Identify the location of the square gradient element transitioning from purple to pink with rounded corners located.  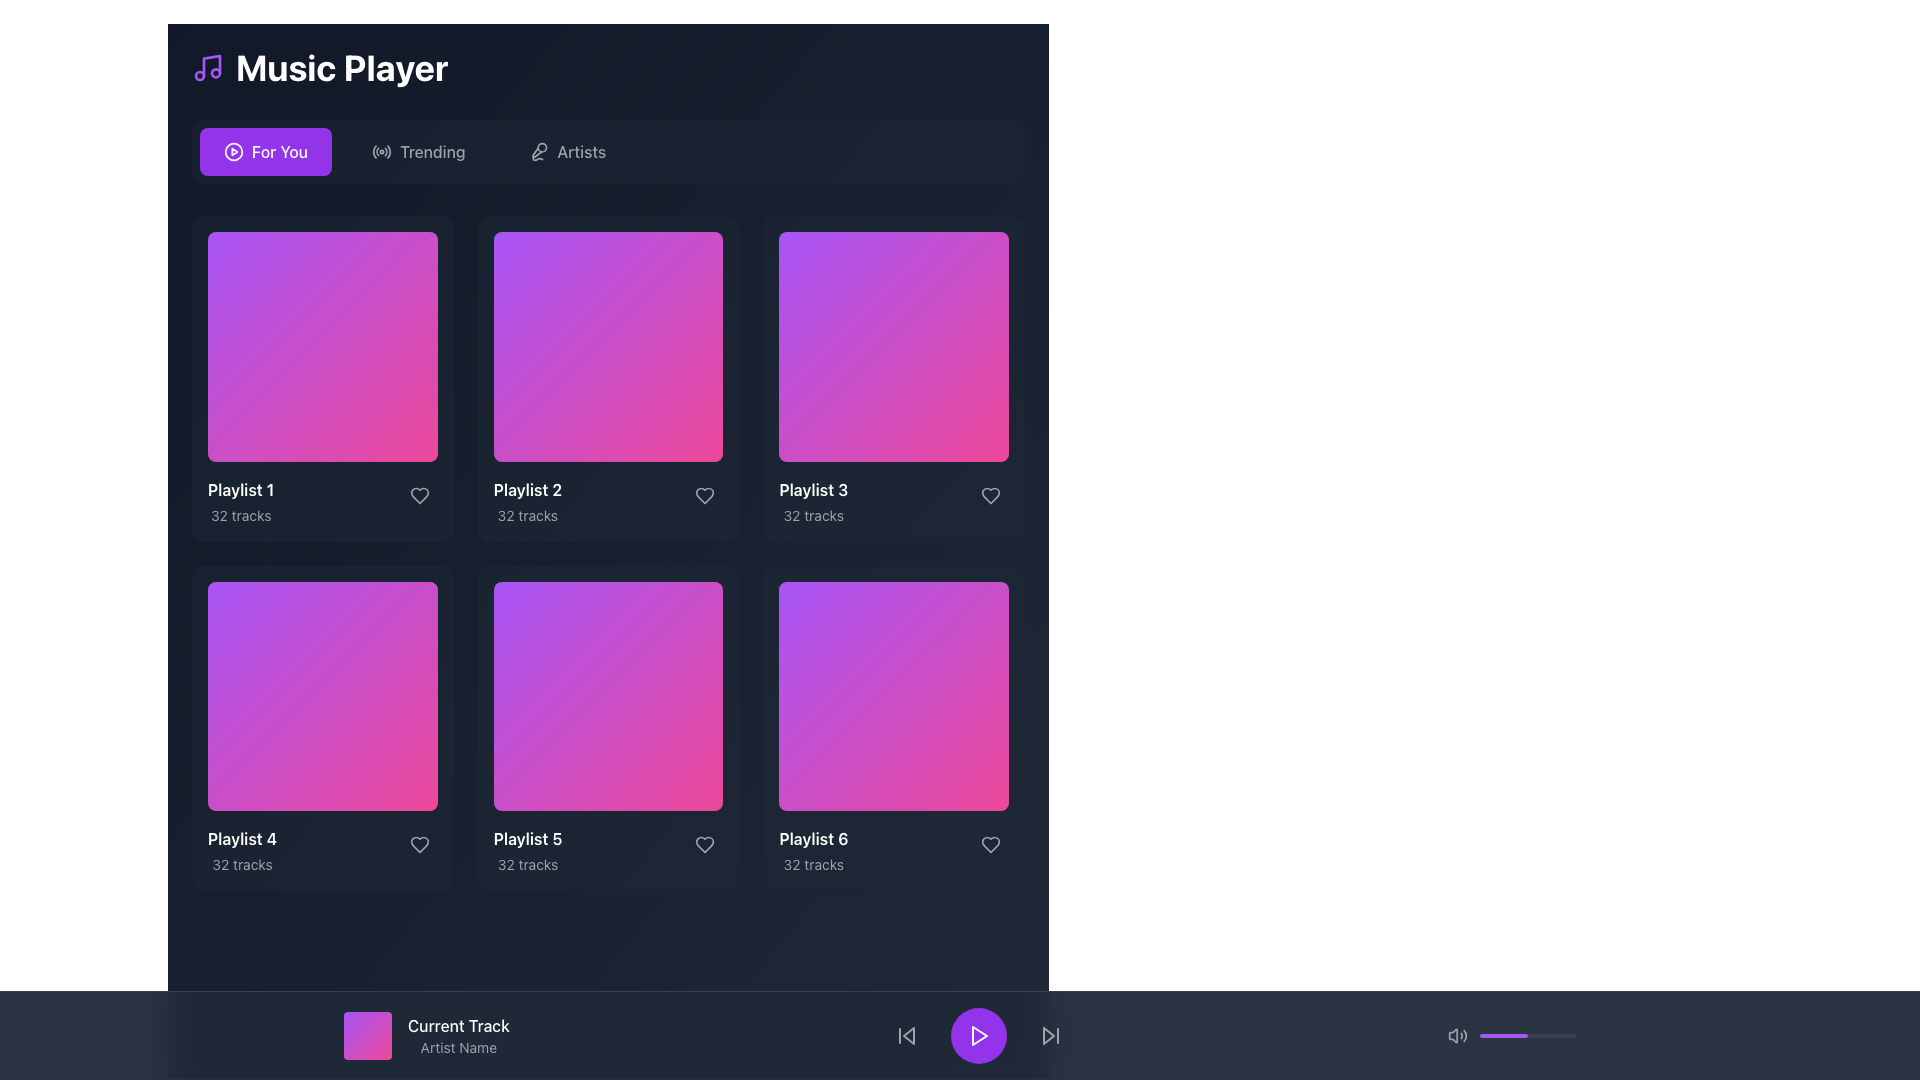
(893, 345).